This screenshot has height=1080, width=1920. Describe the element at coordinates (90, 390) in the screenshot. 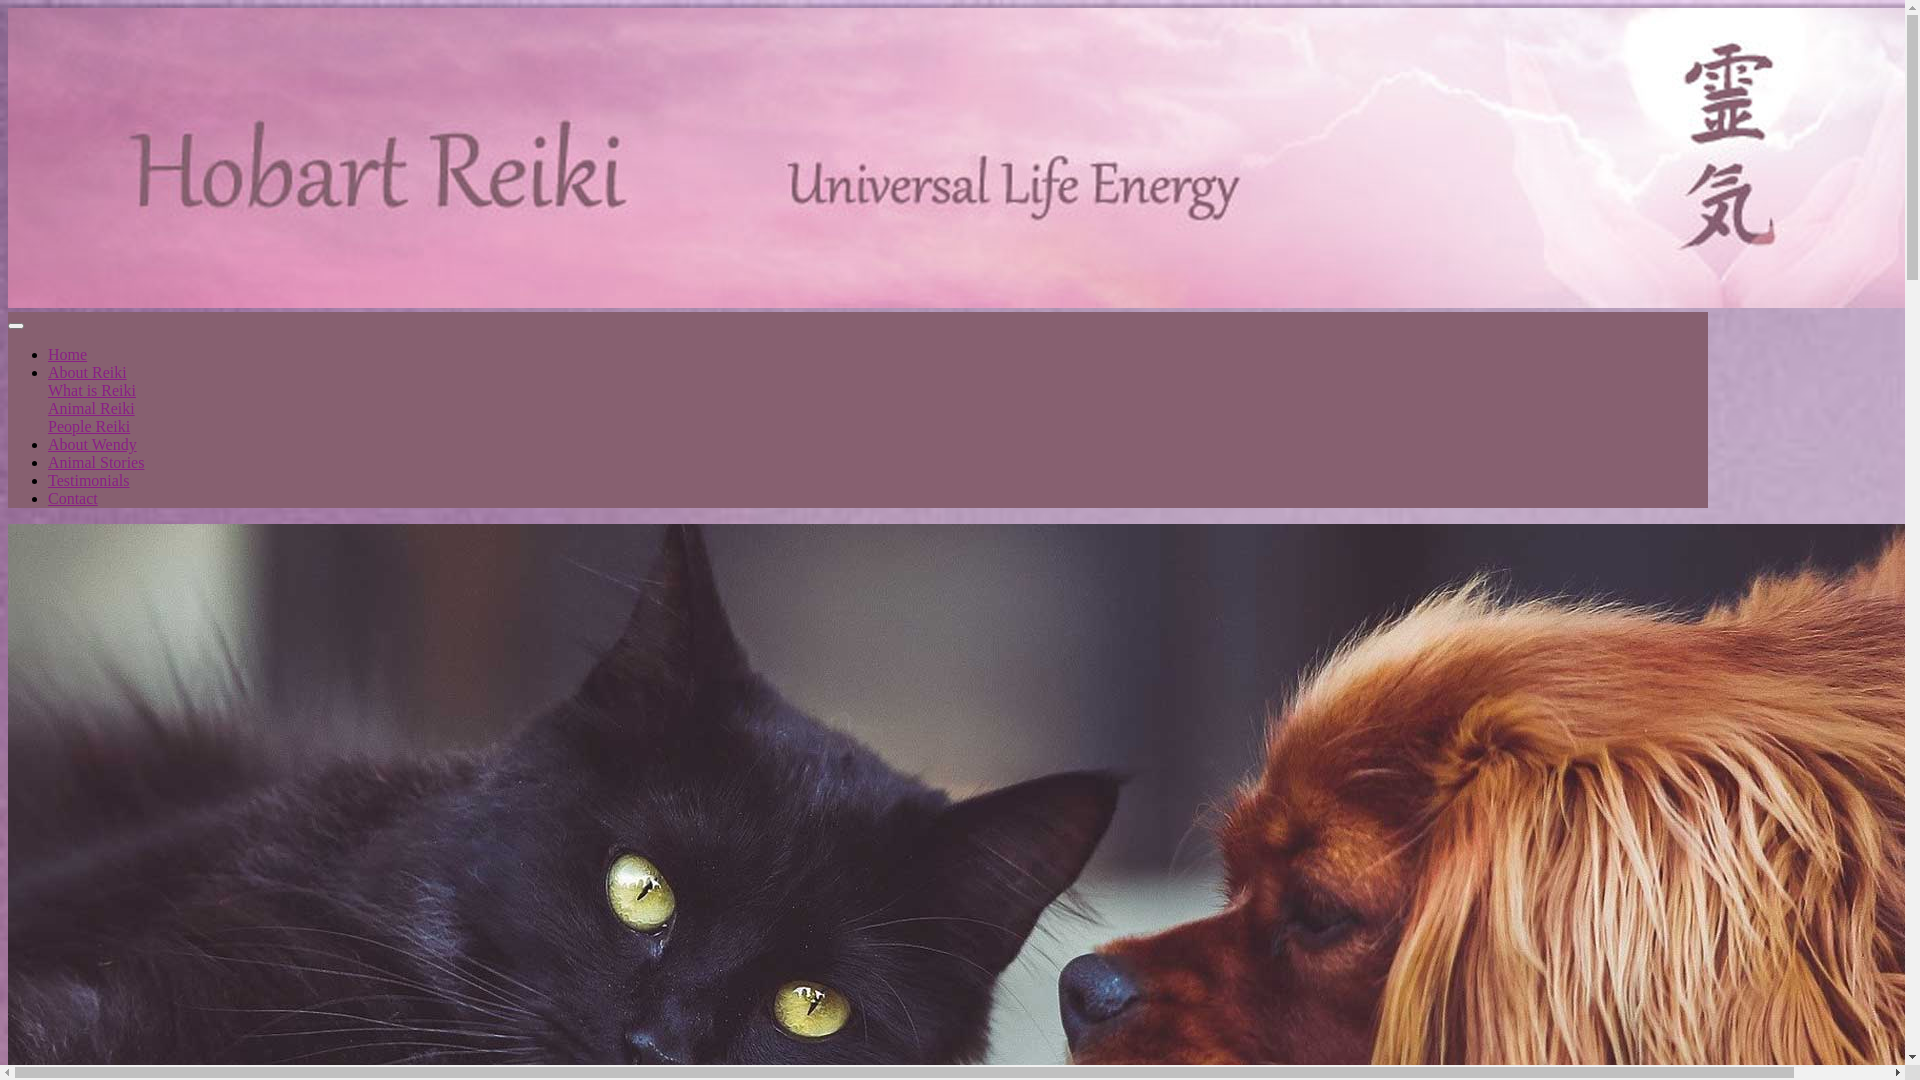

I see `'What is Reiki'` at that location.